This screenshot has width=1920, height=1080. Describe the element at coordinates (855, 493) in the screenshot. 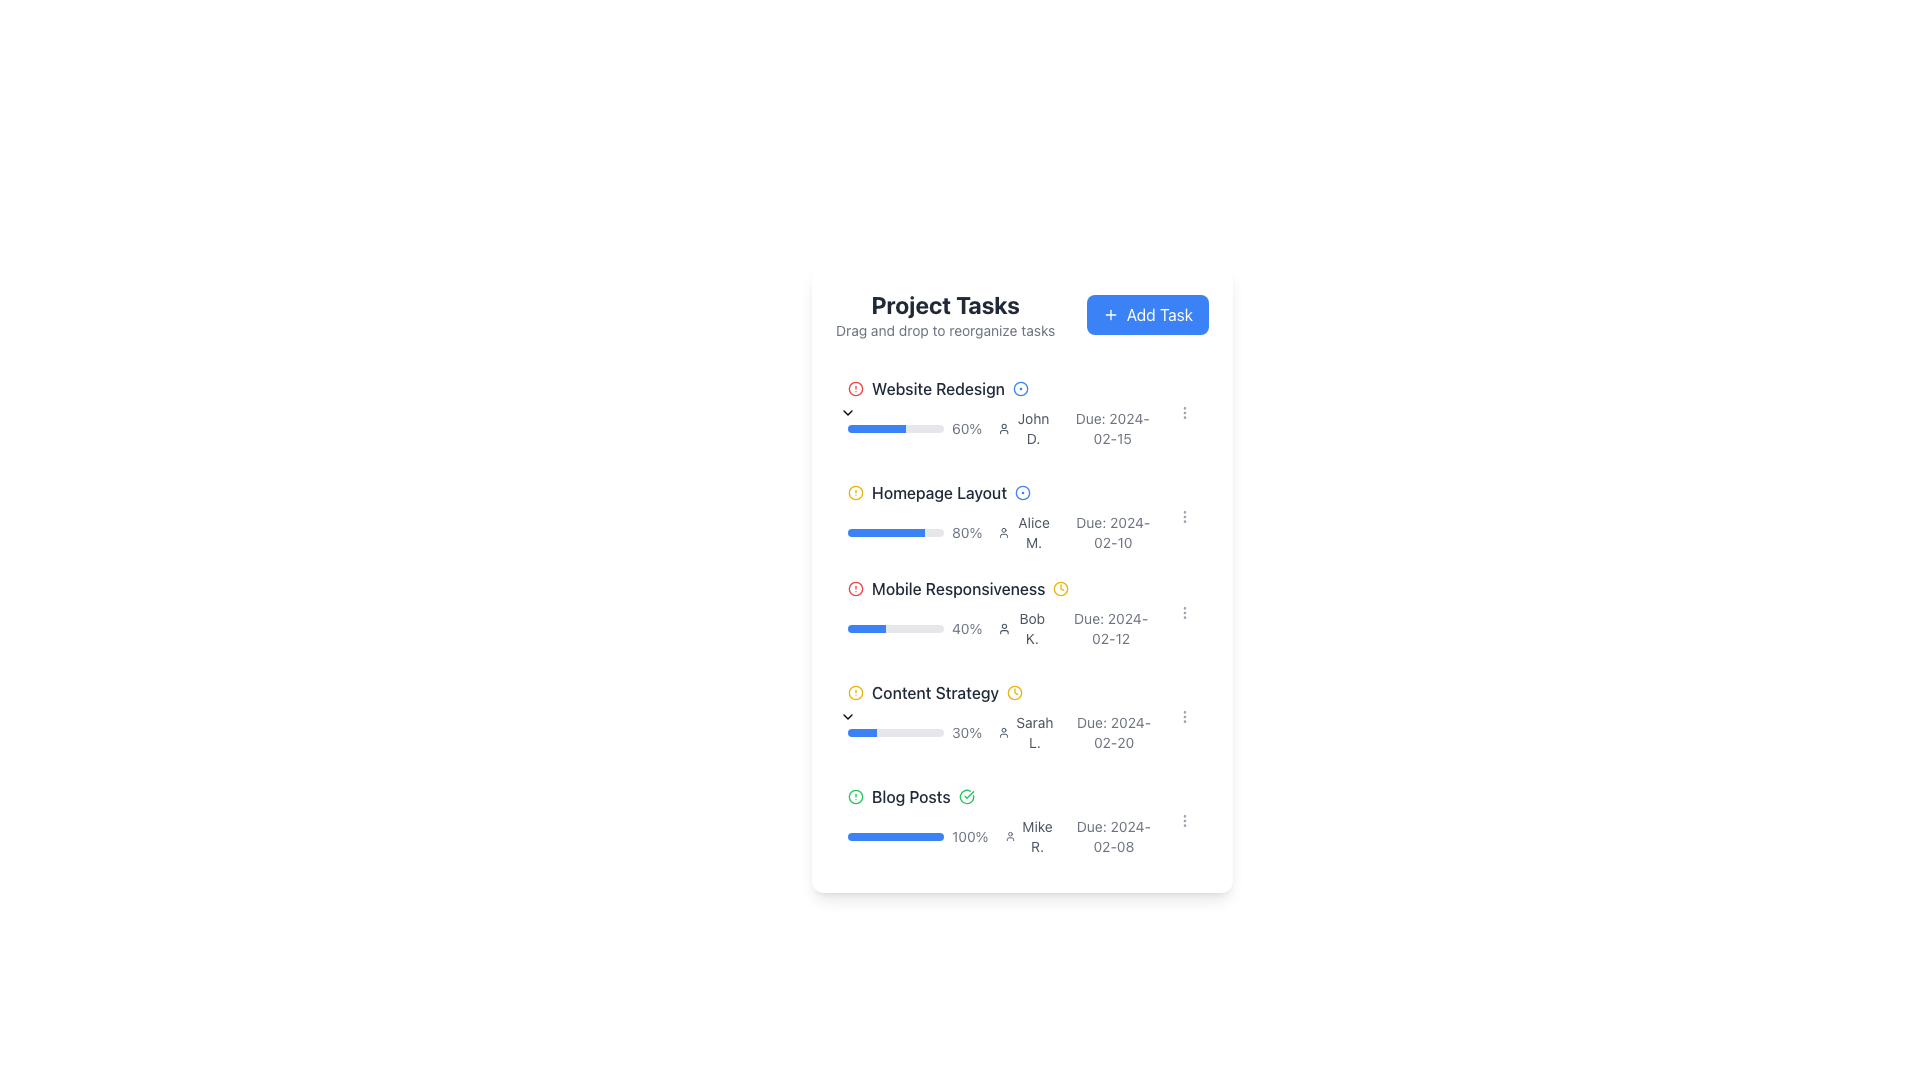

I see `the yellow circular alert icon with a hollow outline and a vertical line, located on the far left preceding the text 'Homepage Layout'` at that location.